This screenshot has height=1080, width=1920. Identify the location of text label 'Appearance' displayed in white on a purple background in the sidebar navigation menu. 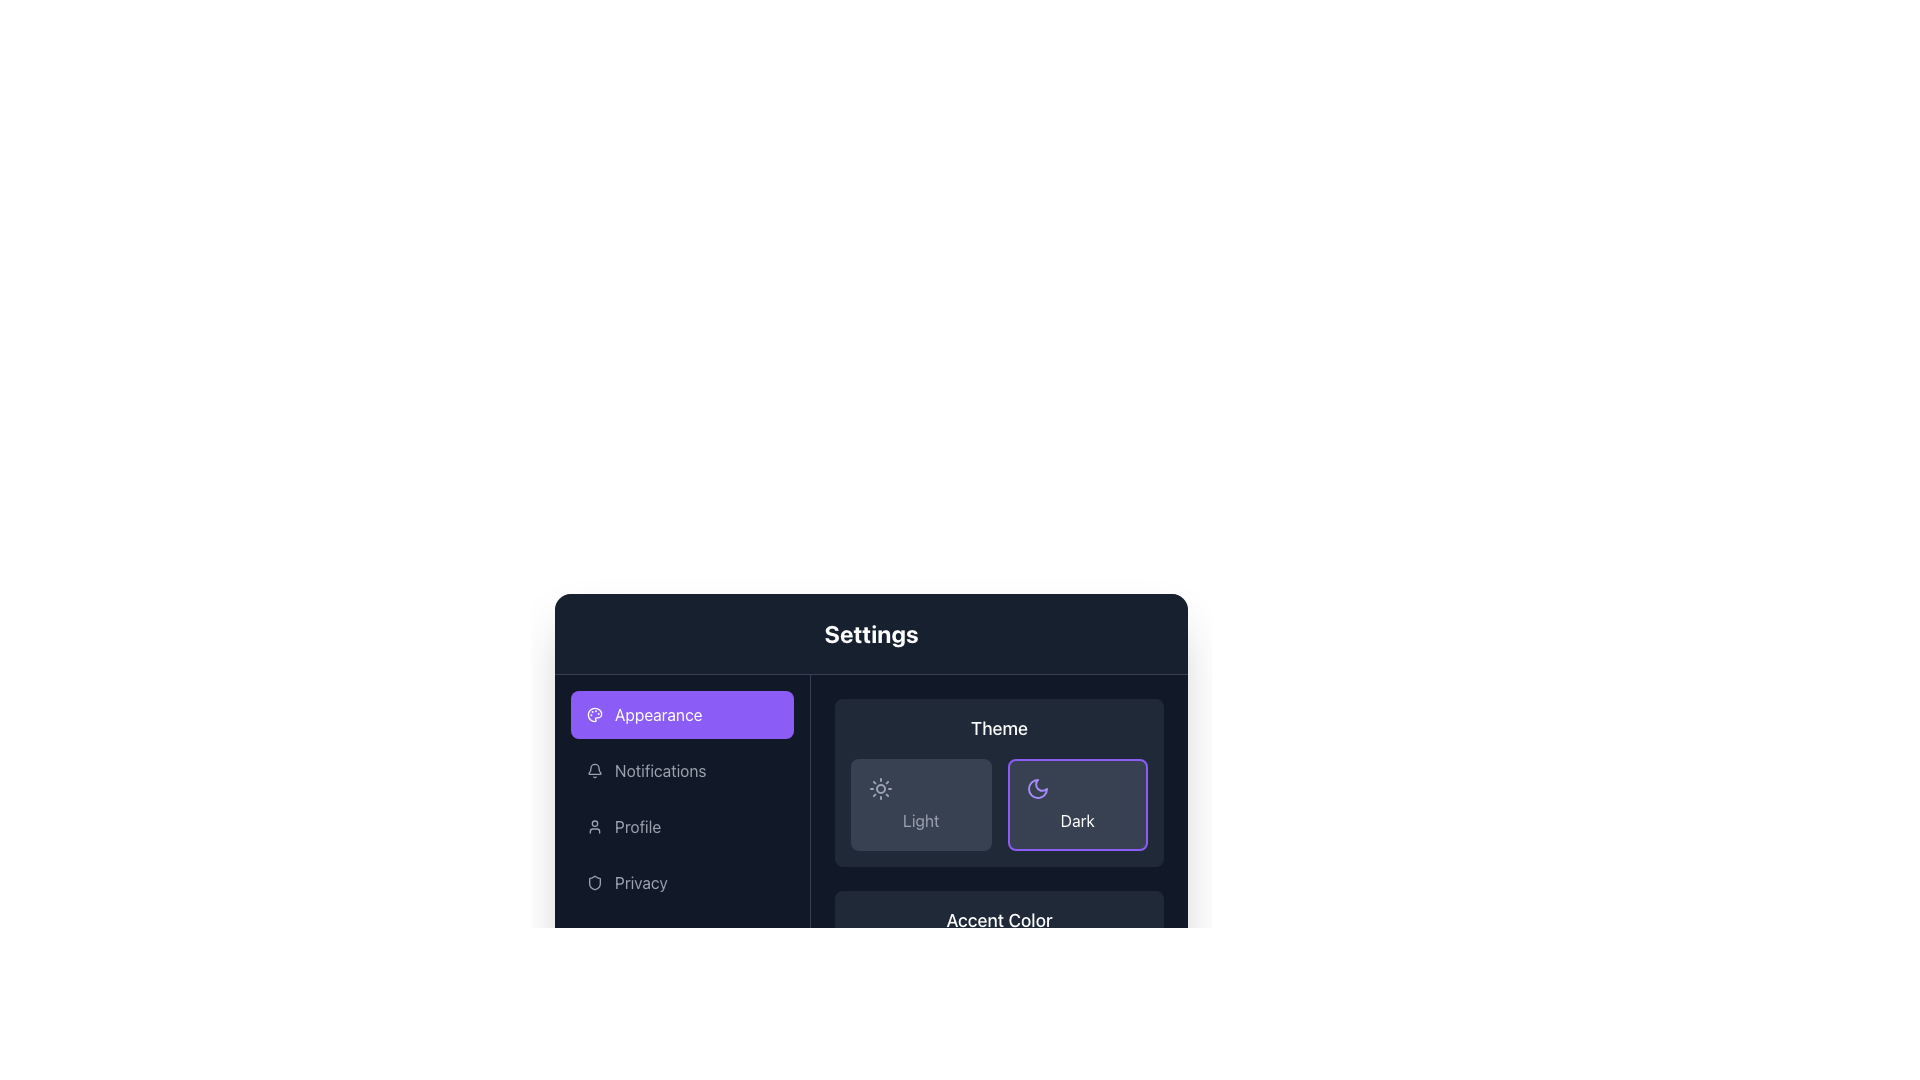
(658, 713).